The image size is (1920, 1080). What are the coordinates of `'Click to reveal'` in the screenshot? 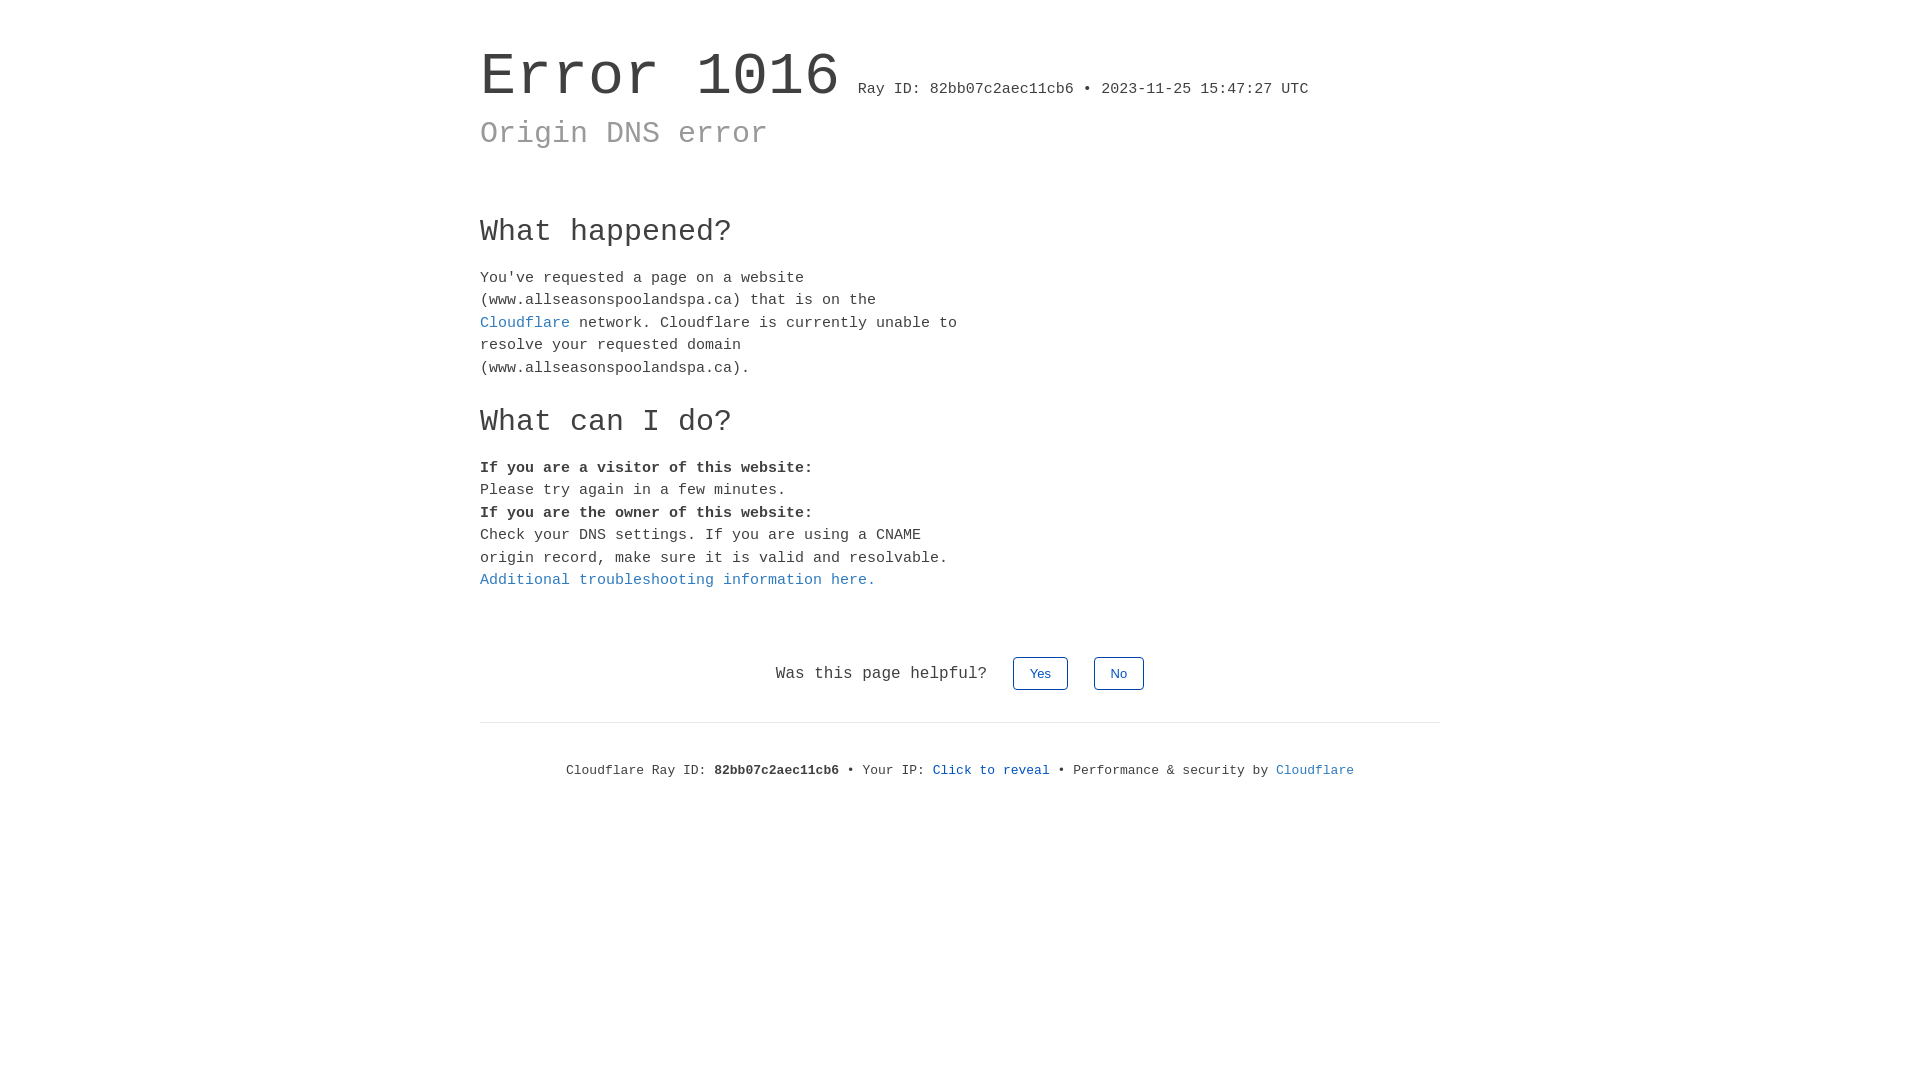 It's located at (991, 768).